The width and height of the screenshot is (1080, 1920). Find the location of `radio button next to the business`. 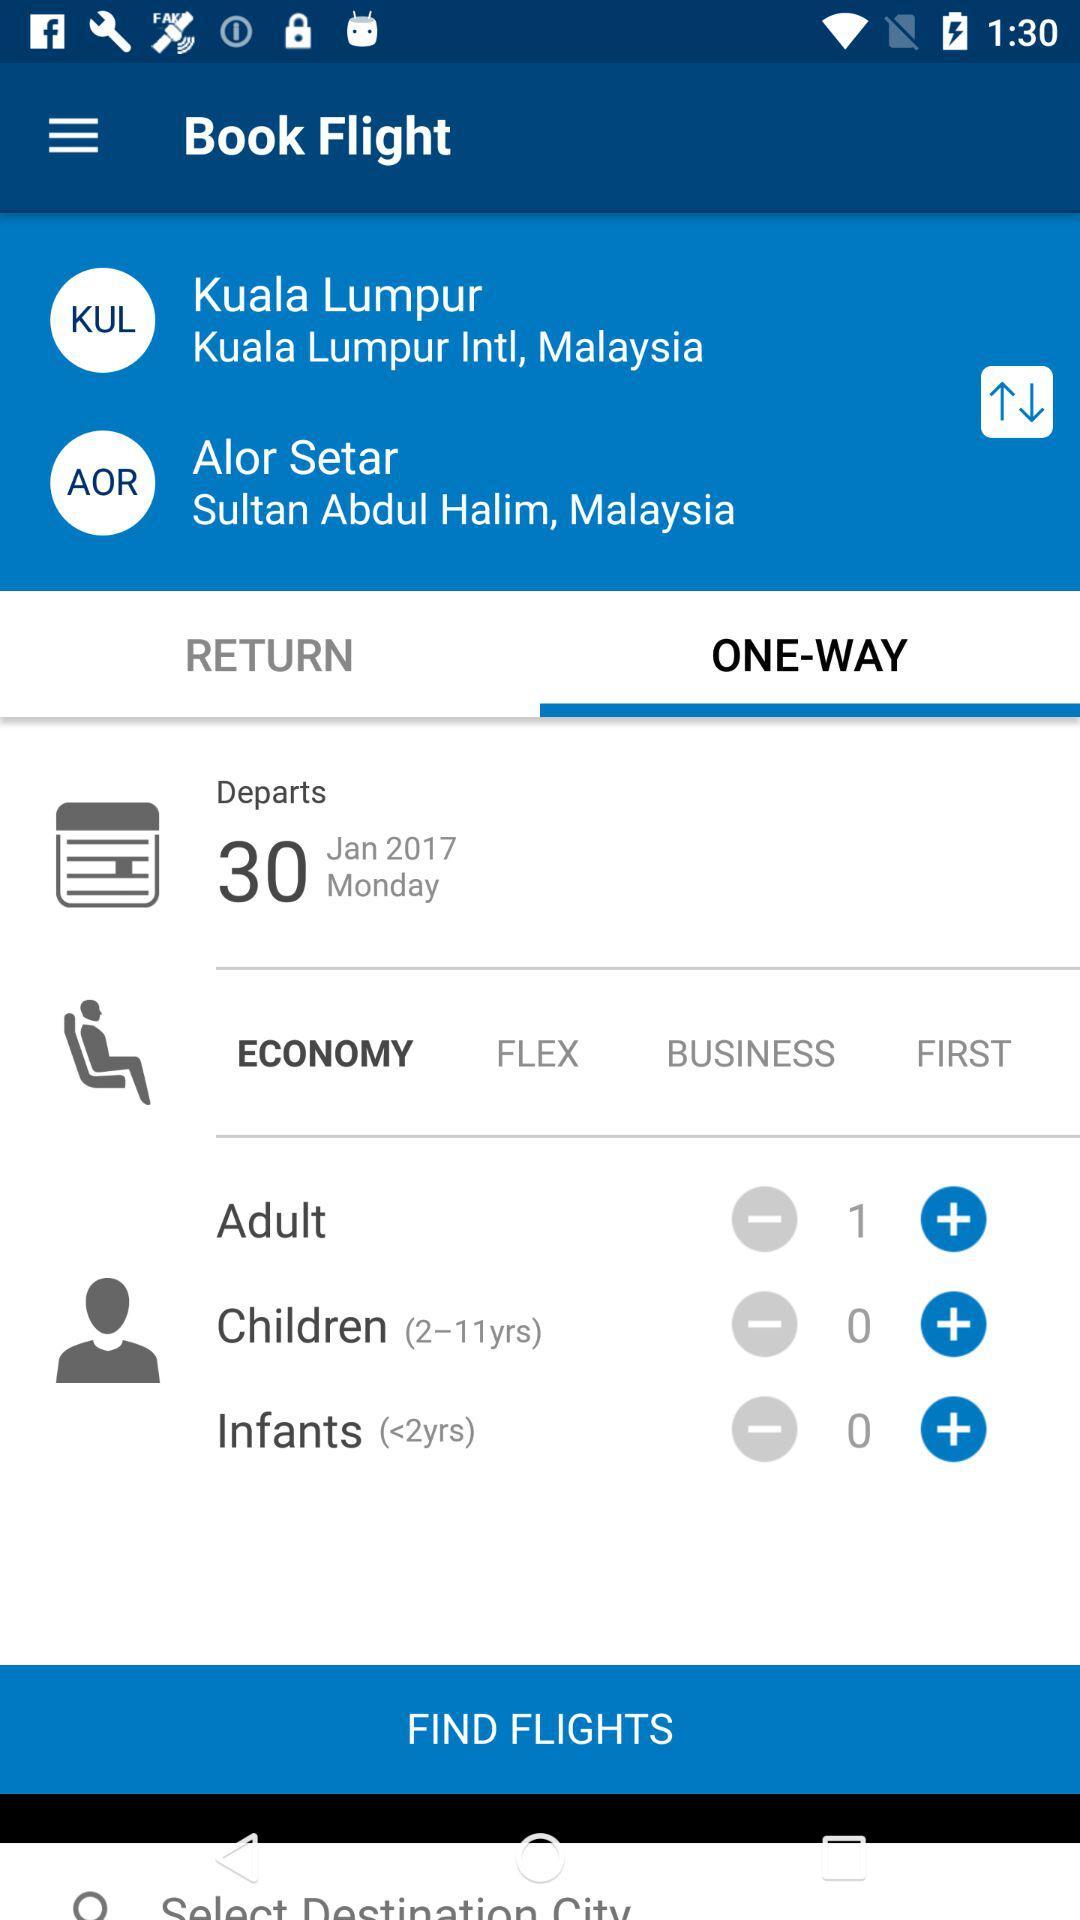

radio button next to the business is located at coordinates (963, 1051).